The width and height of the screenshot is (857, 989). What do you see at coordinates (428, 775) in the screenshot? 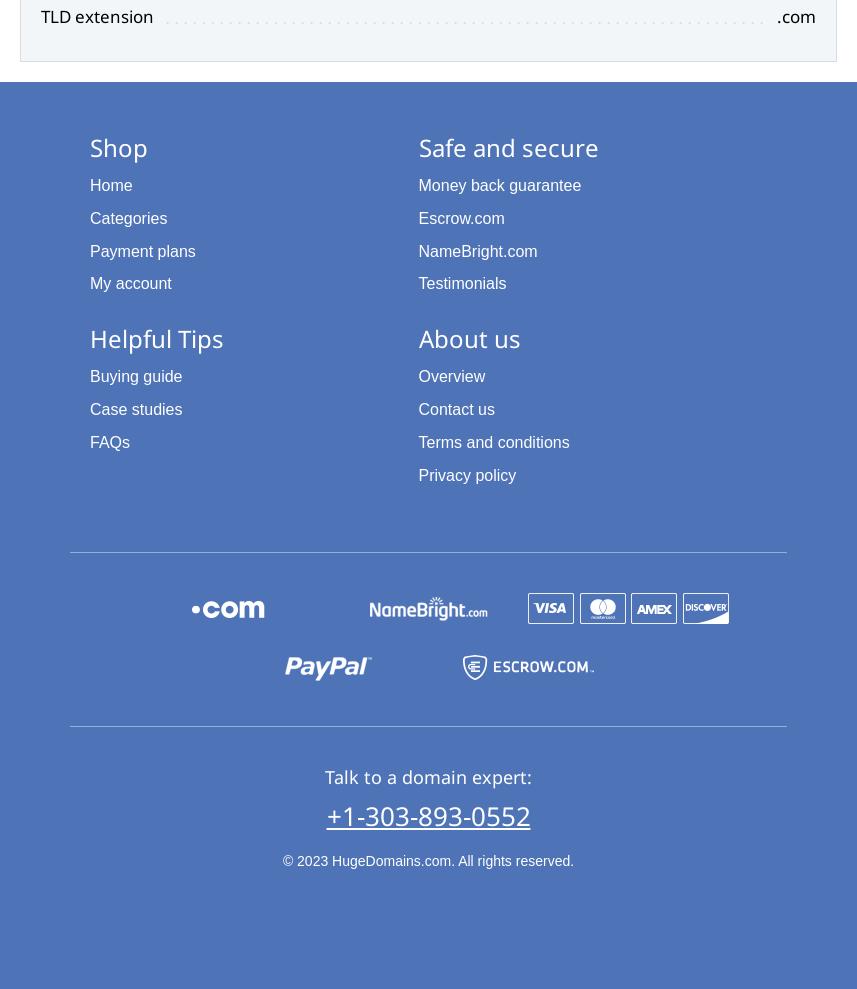
I see `'Talk to a domain expert:'` at bounding box center [428, 775].